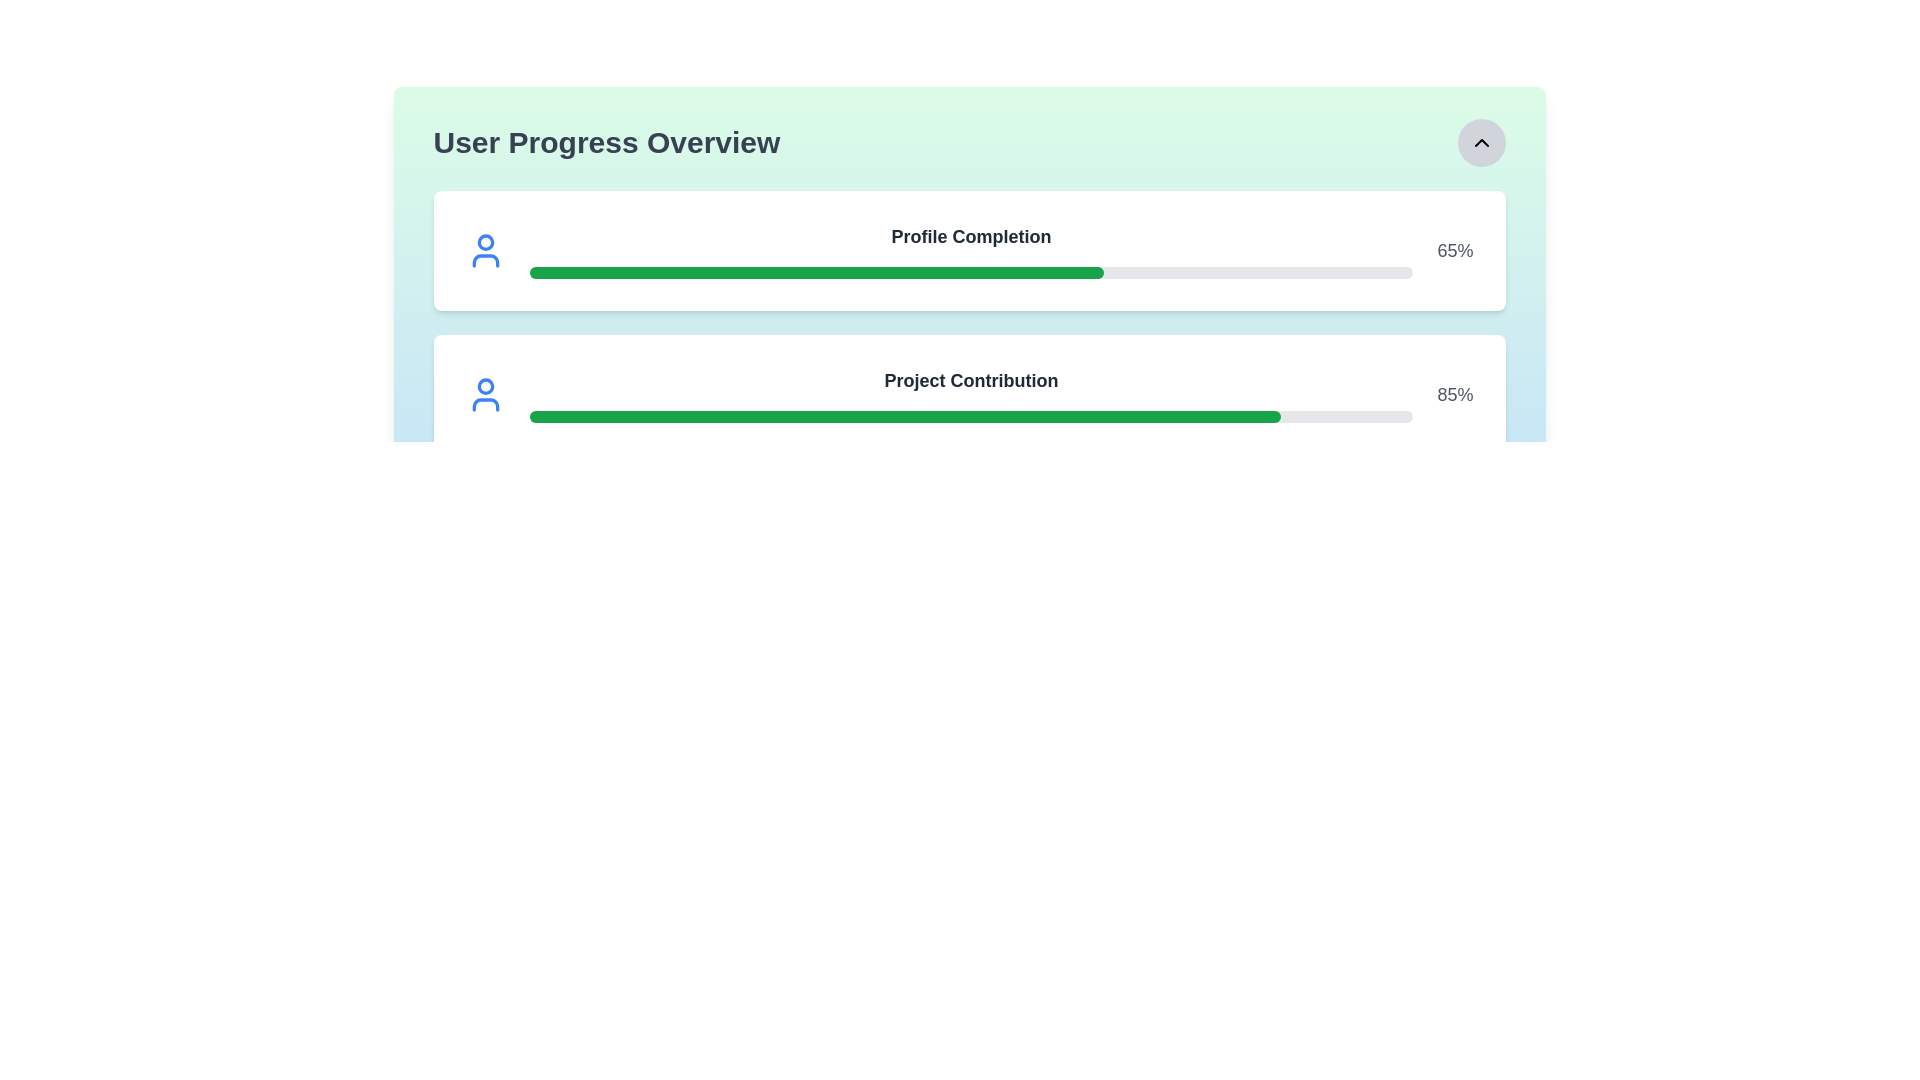 The height and width of the screenshot is (1080, 1920). What do you see at coordinates (1455, 249) in the screenshot?
I see `the text label displaying the profile completion percentage, located at the top-right corner of the progress card` at bounding box center [1455, 249].